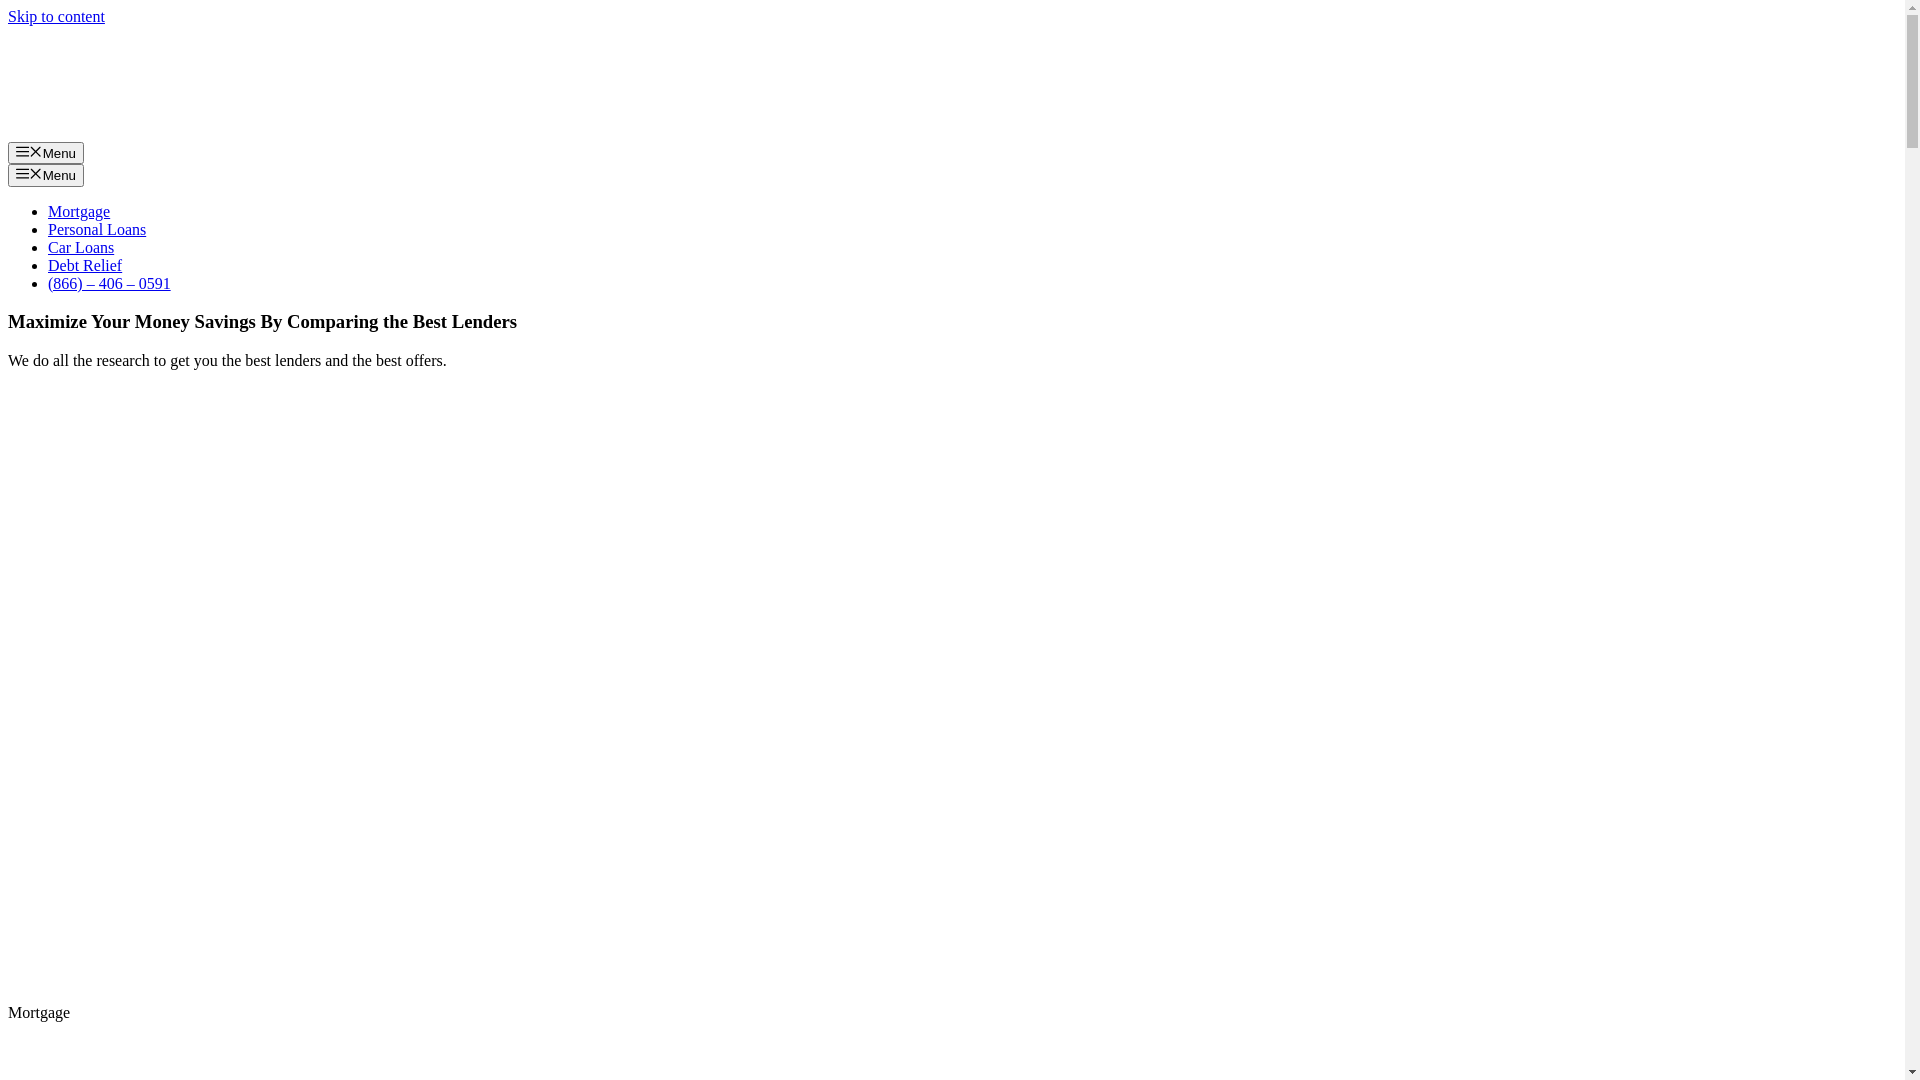 The image size is (1920, 1080). What do you see at coordinates (95, 228) in the screenshot?
I see `'Personal Loans'` at bounding box center [95, 228].